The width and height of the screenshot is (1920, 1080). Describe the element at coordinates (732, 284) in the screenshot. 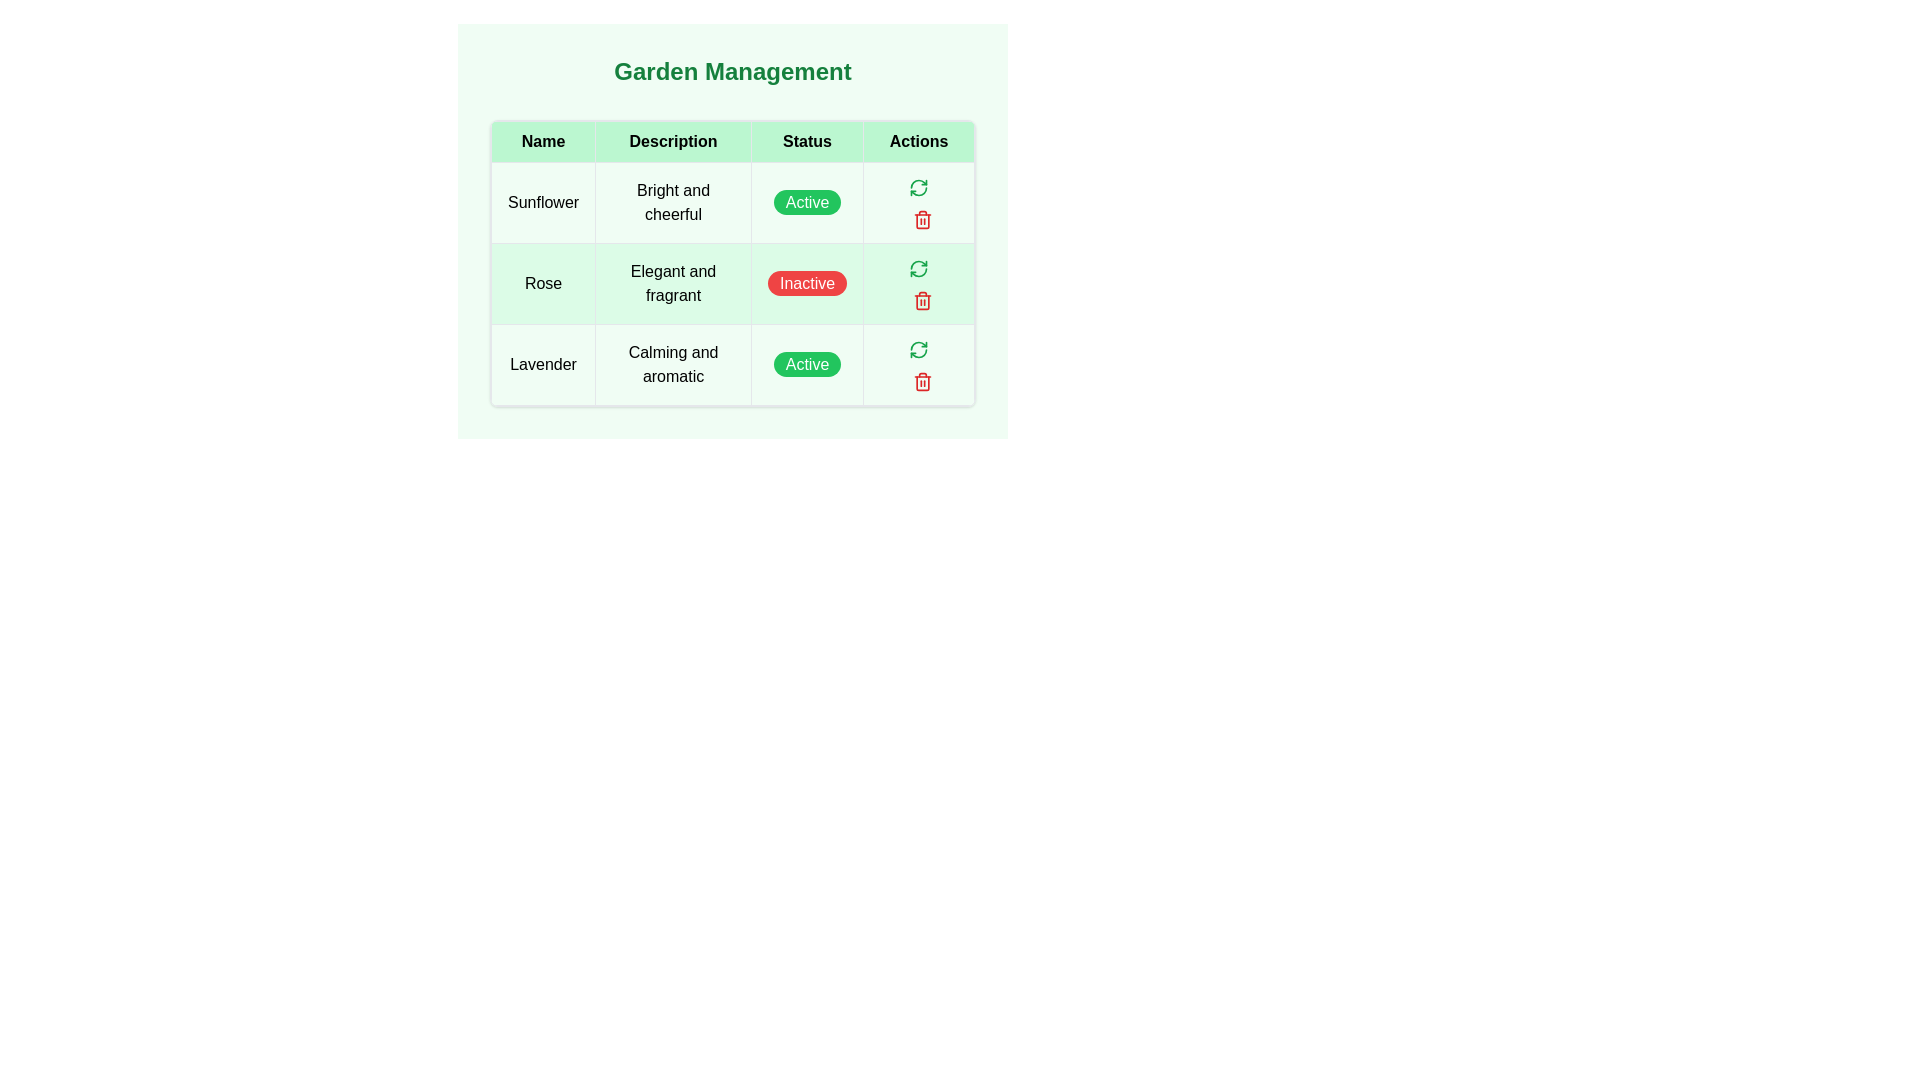

I see `the second row of the 'Garden Management' table, which contains the item 'Rose,' to access row-specific buttons for actions like edit or delete` at that location.